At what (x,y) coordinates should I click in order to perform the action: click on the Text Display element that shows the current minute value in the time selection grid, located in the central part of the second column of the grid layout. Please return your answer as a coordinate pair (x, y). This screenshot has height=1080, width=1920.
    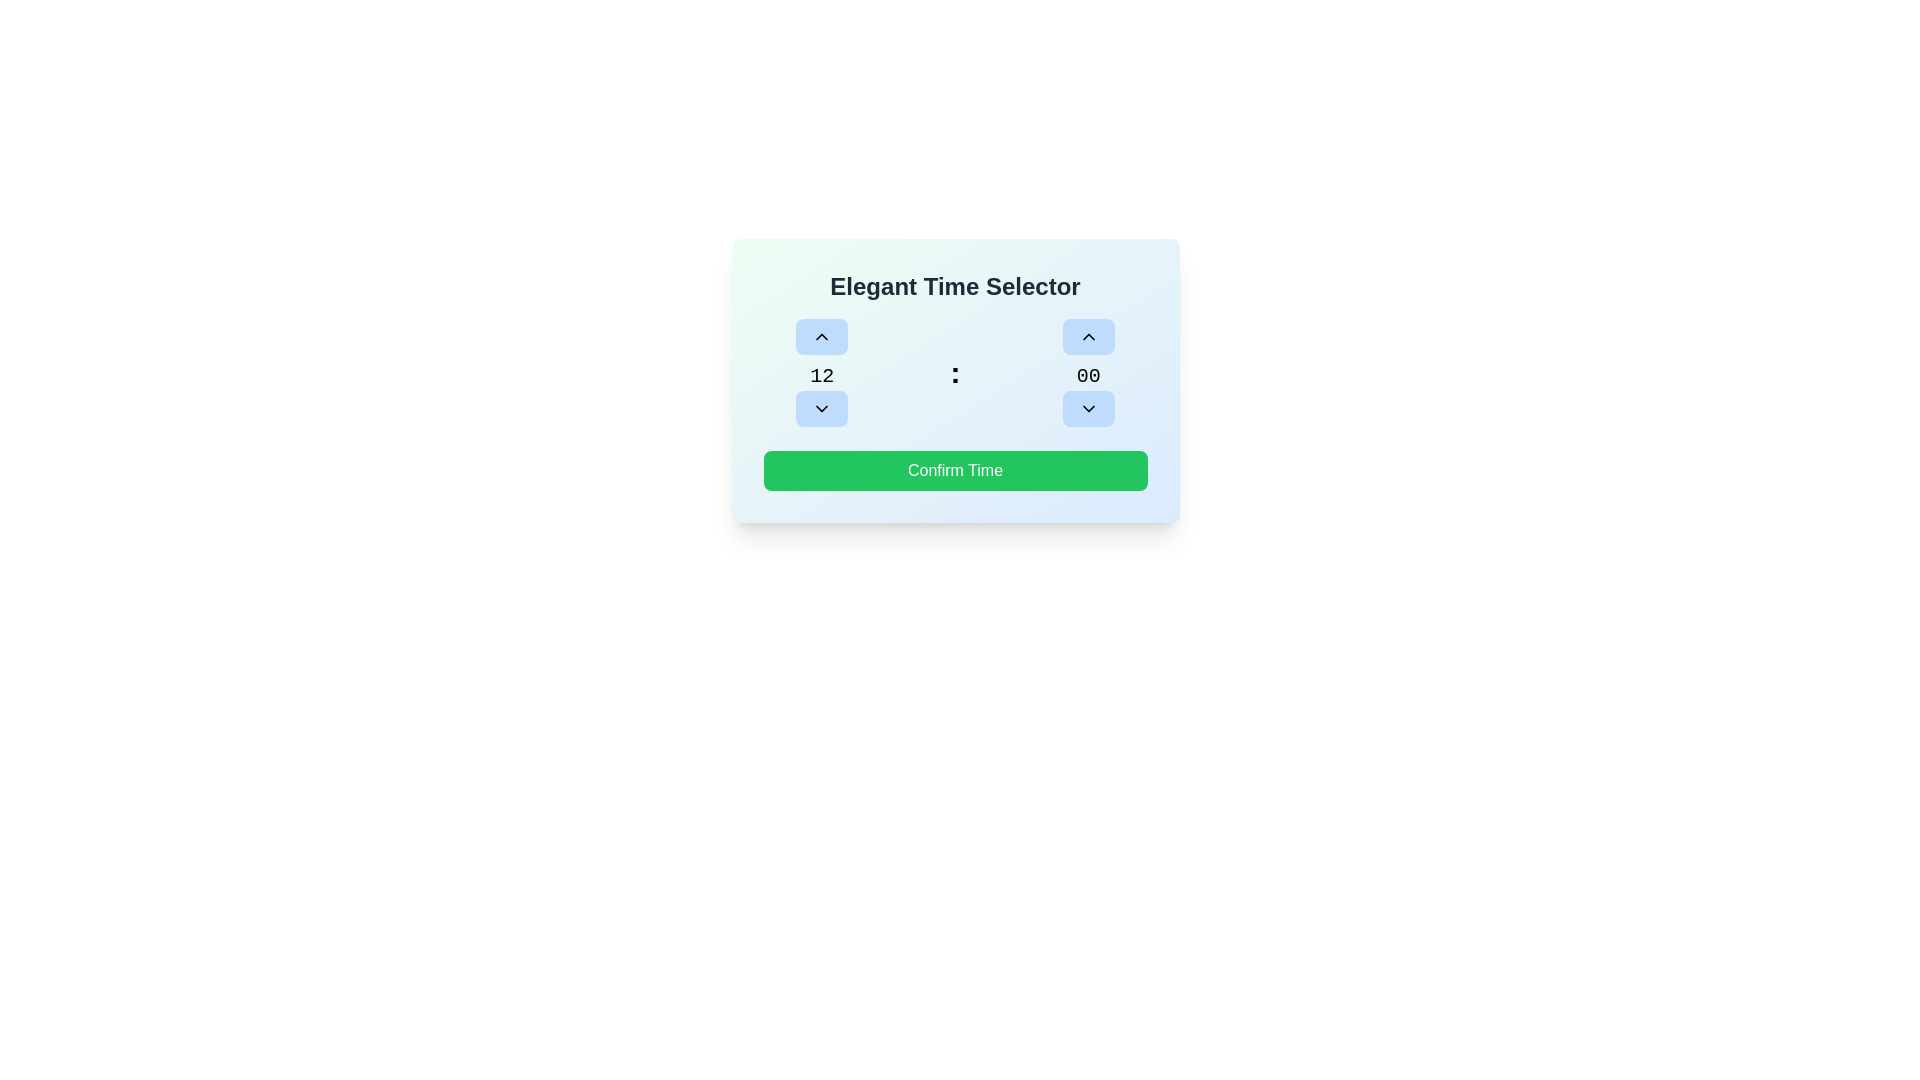
    Looking at the image, I should click on (1087, 373).